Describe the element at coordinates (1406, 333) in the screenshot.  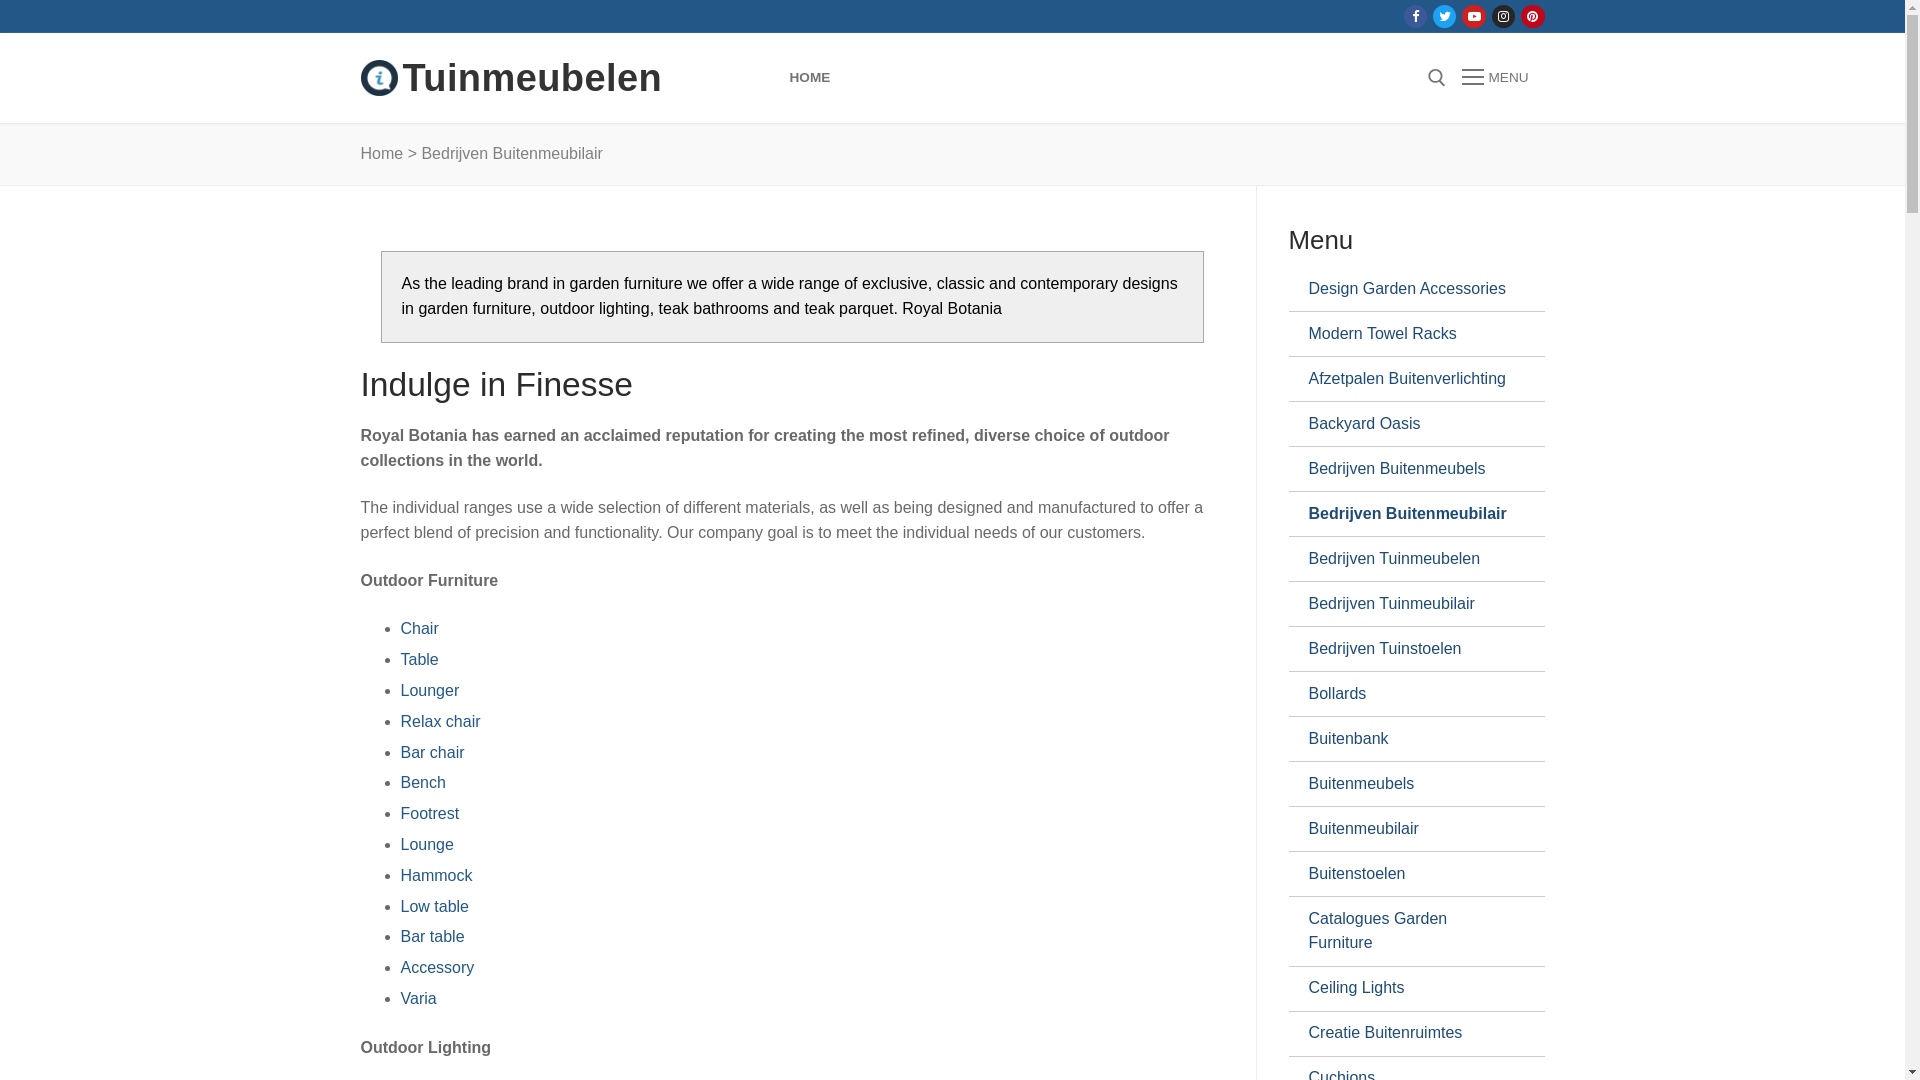
I see `'Modern Towel Racks'` at that location.